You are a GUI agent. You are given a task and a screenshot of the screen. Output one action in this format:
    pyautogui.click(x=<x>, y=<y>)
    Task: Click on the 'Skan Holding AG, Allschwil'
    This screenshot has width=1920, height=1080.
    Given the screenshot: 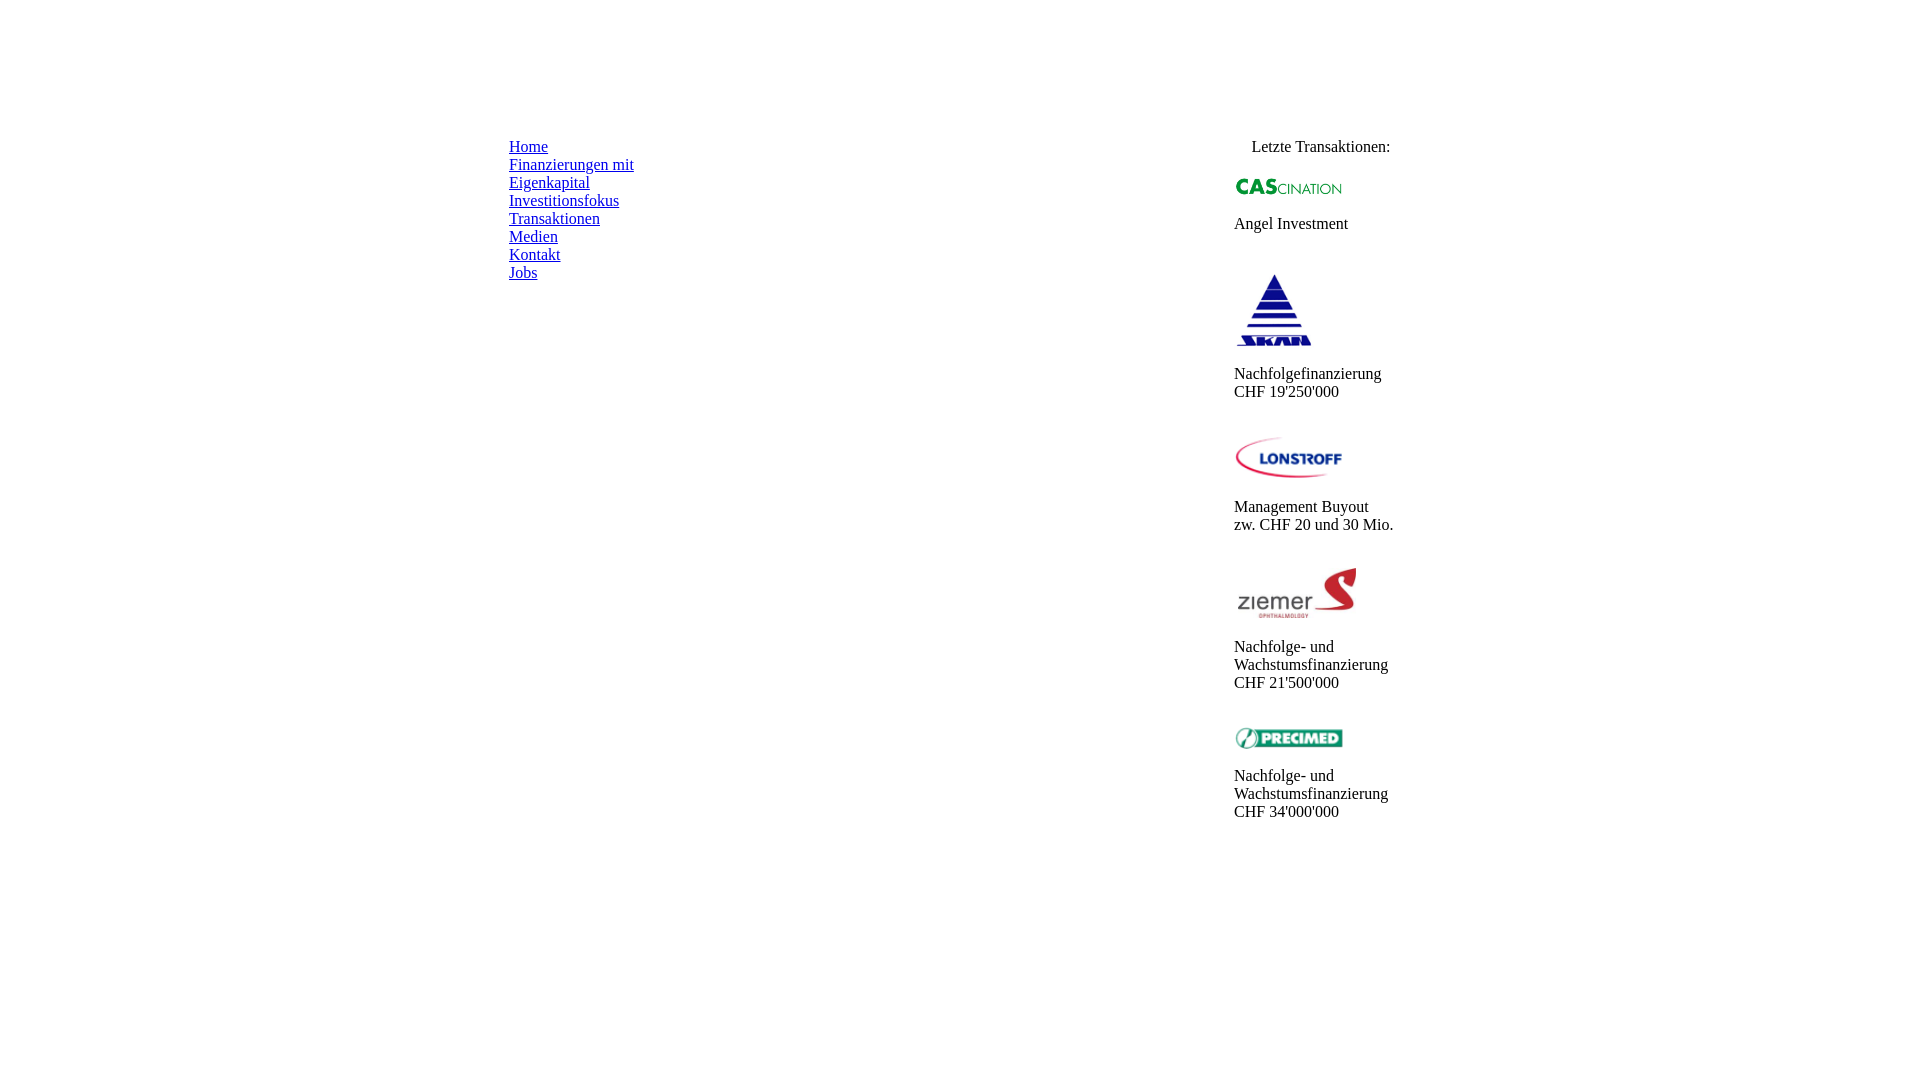 What is the action you would take?
    pyautogui.click(x=1272, y=308)
    